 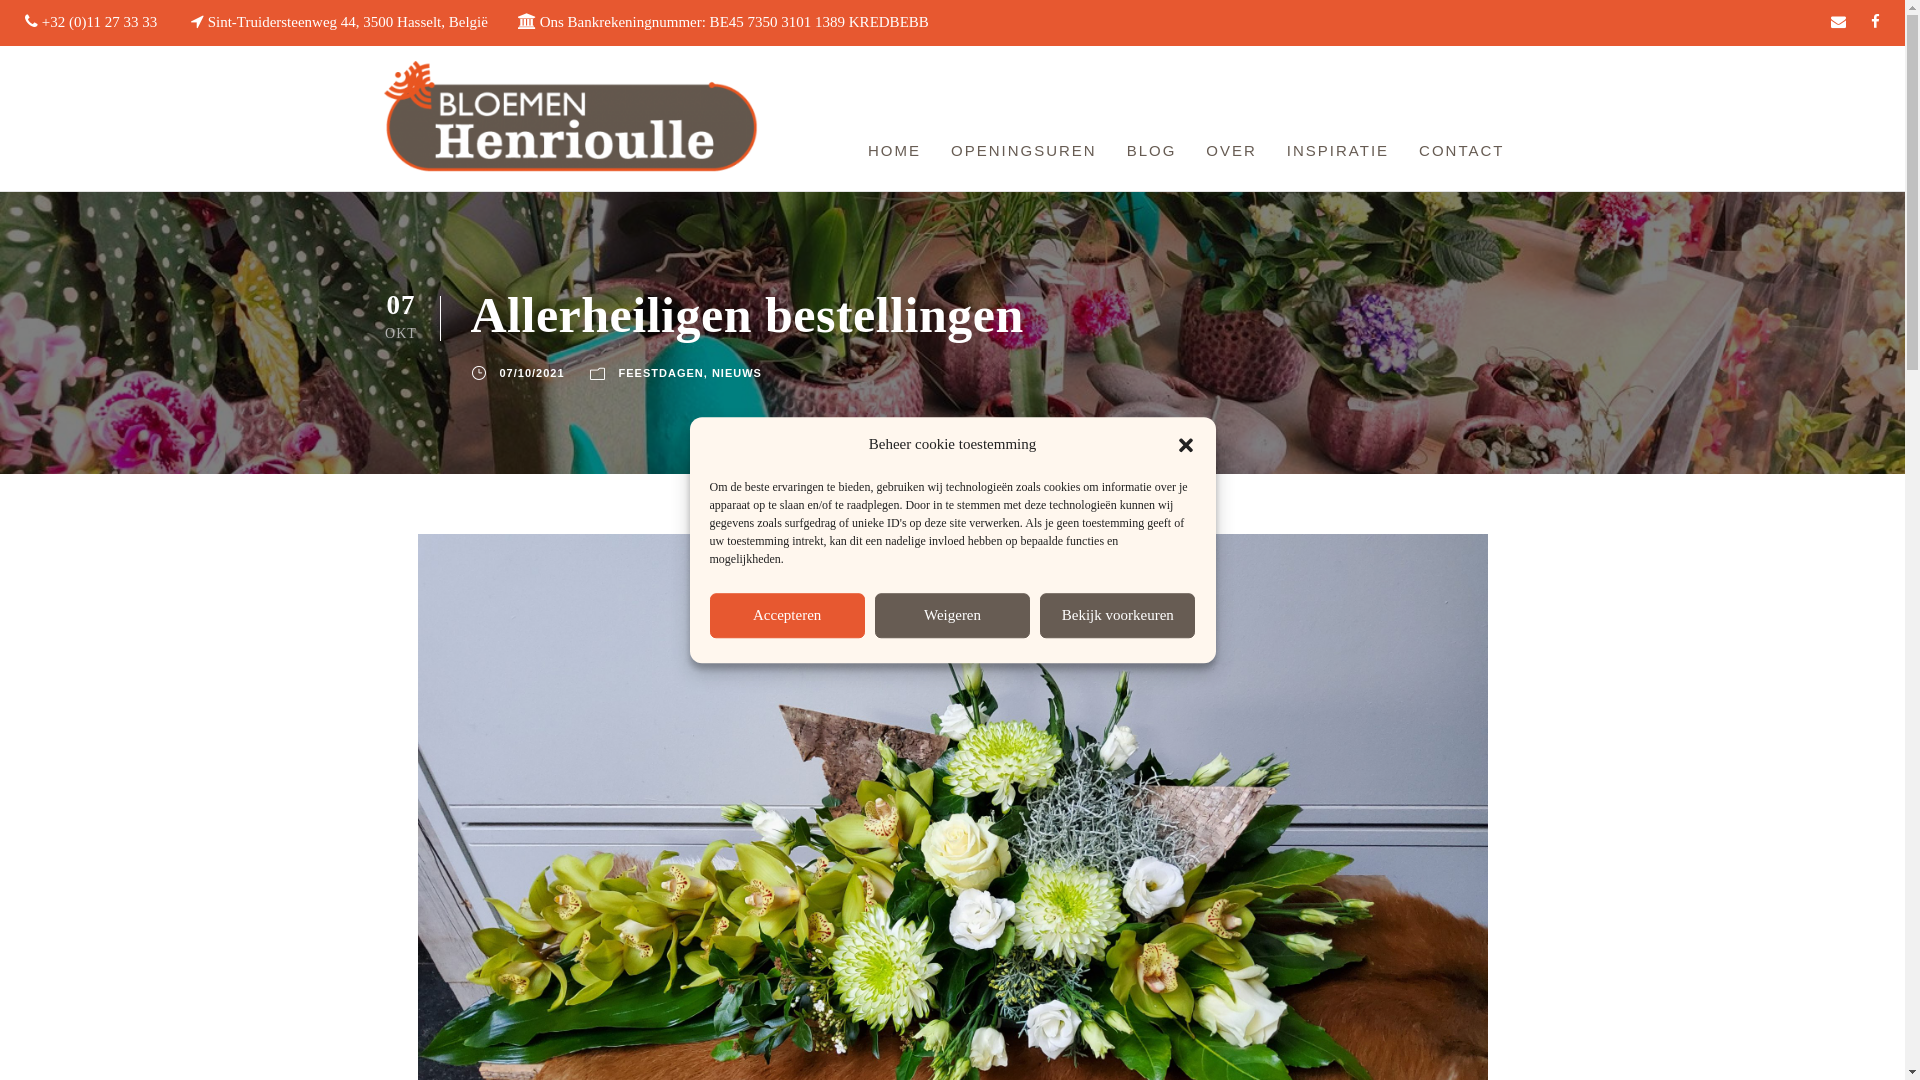 What do you see at coordinates (1870, 22) in the screenshot?
I see `'facebook'` at bounding box center [1870, 22].